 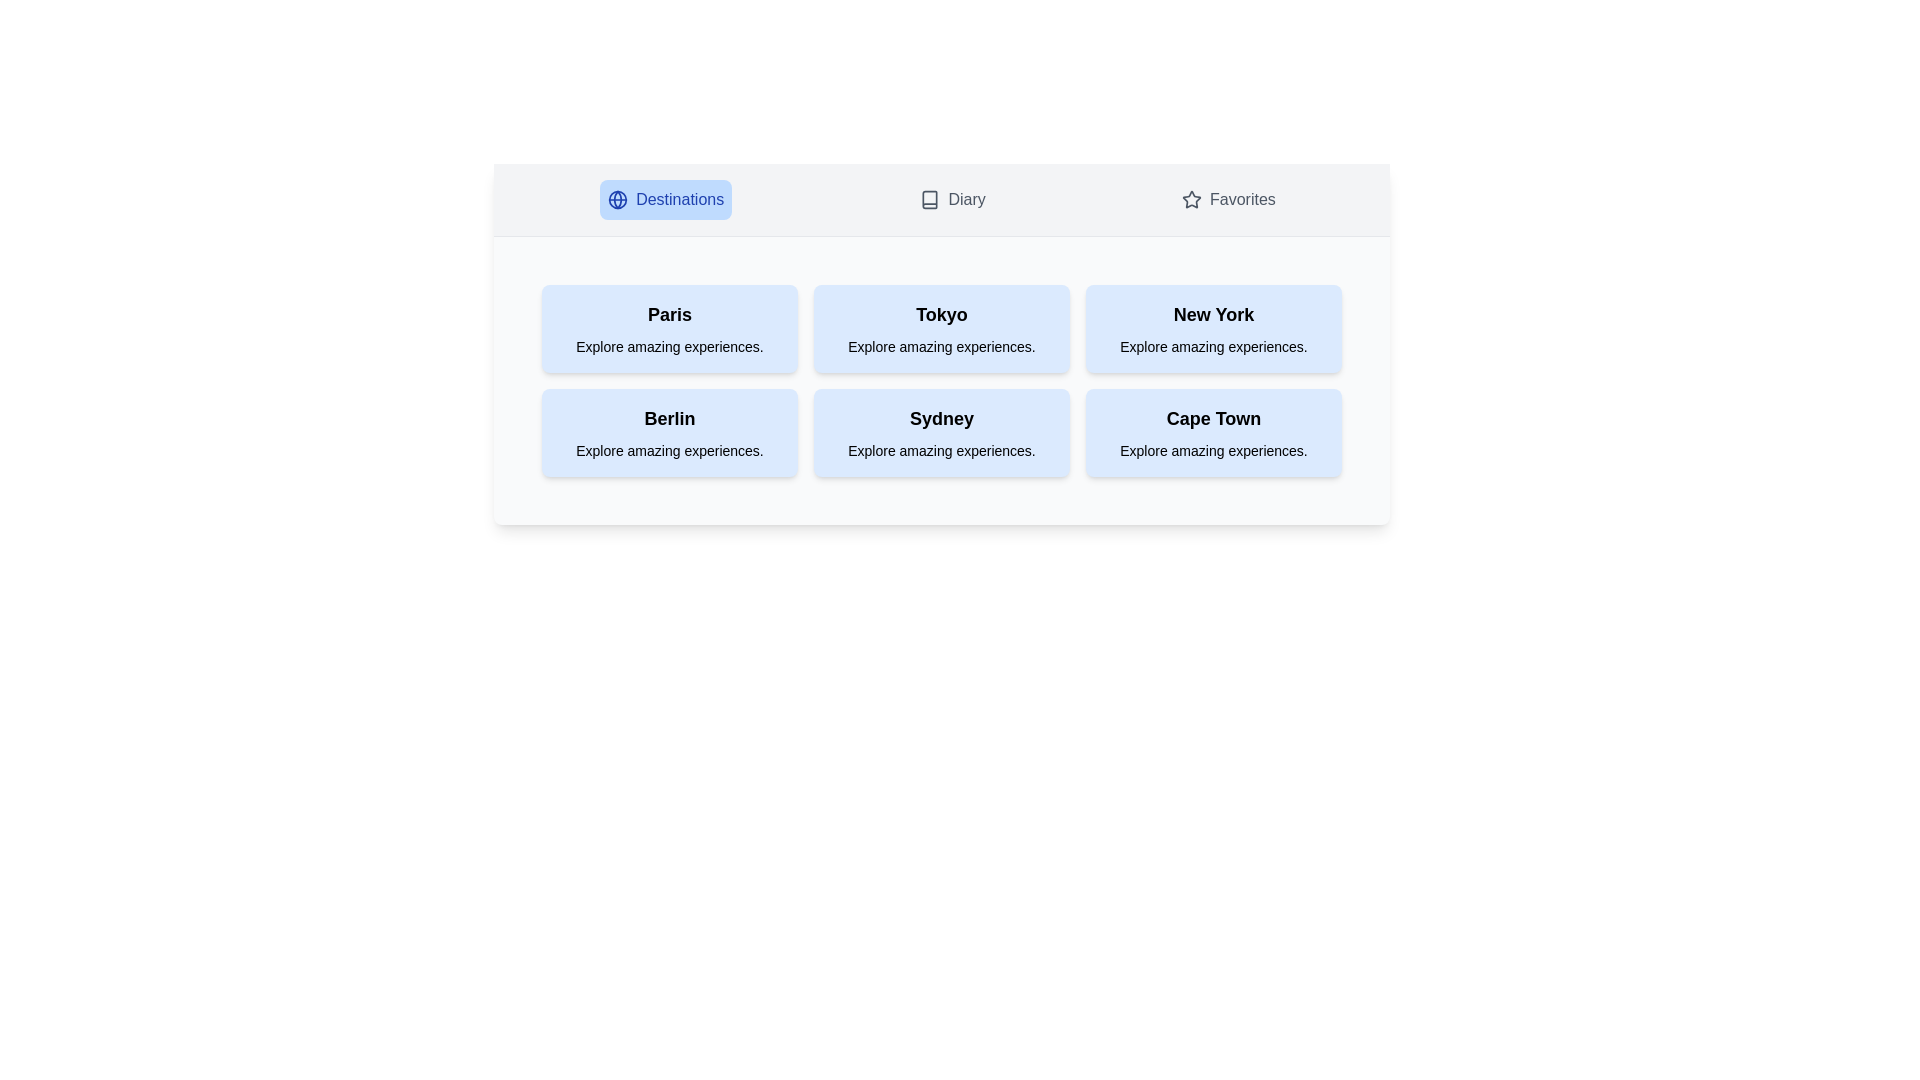 I want to click on the destination card labeled Paris, so click(x=670, y=327).